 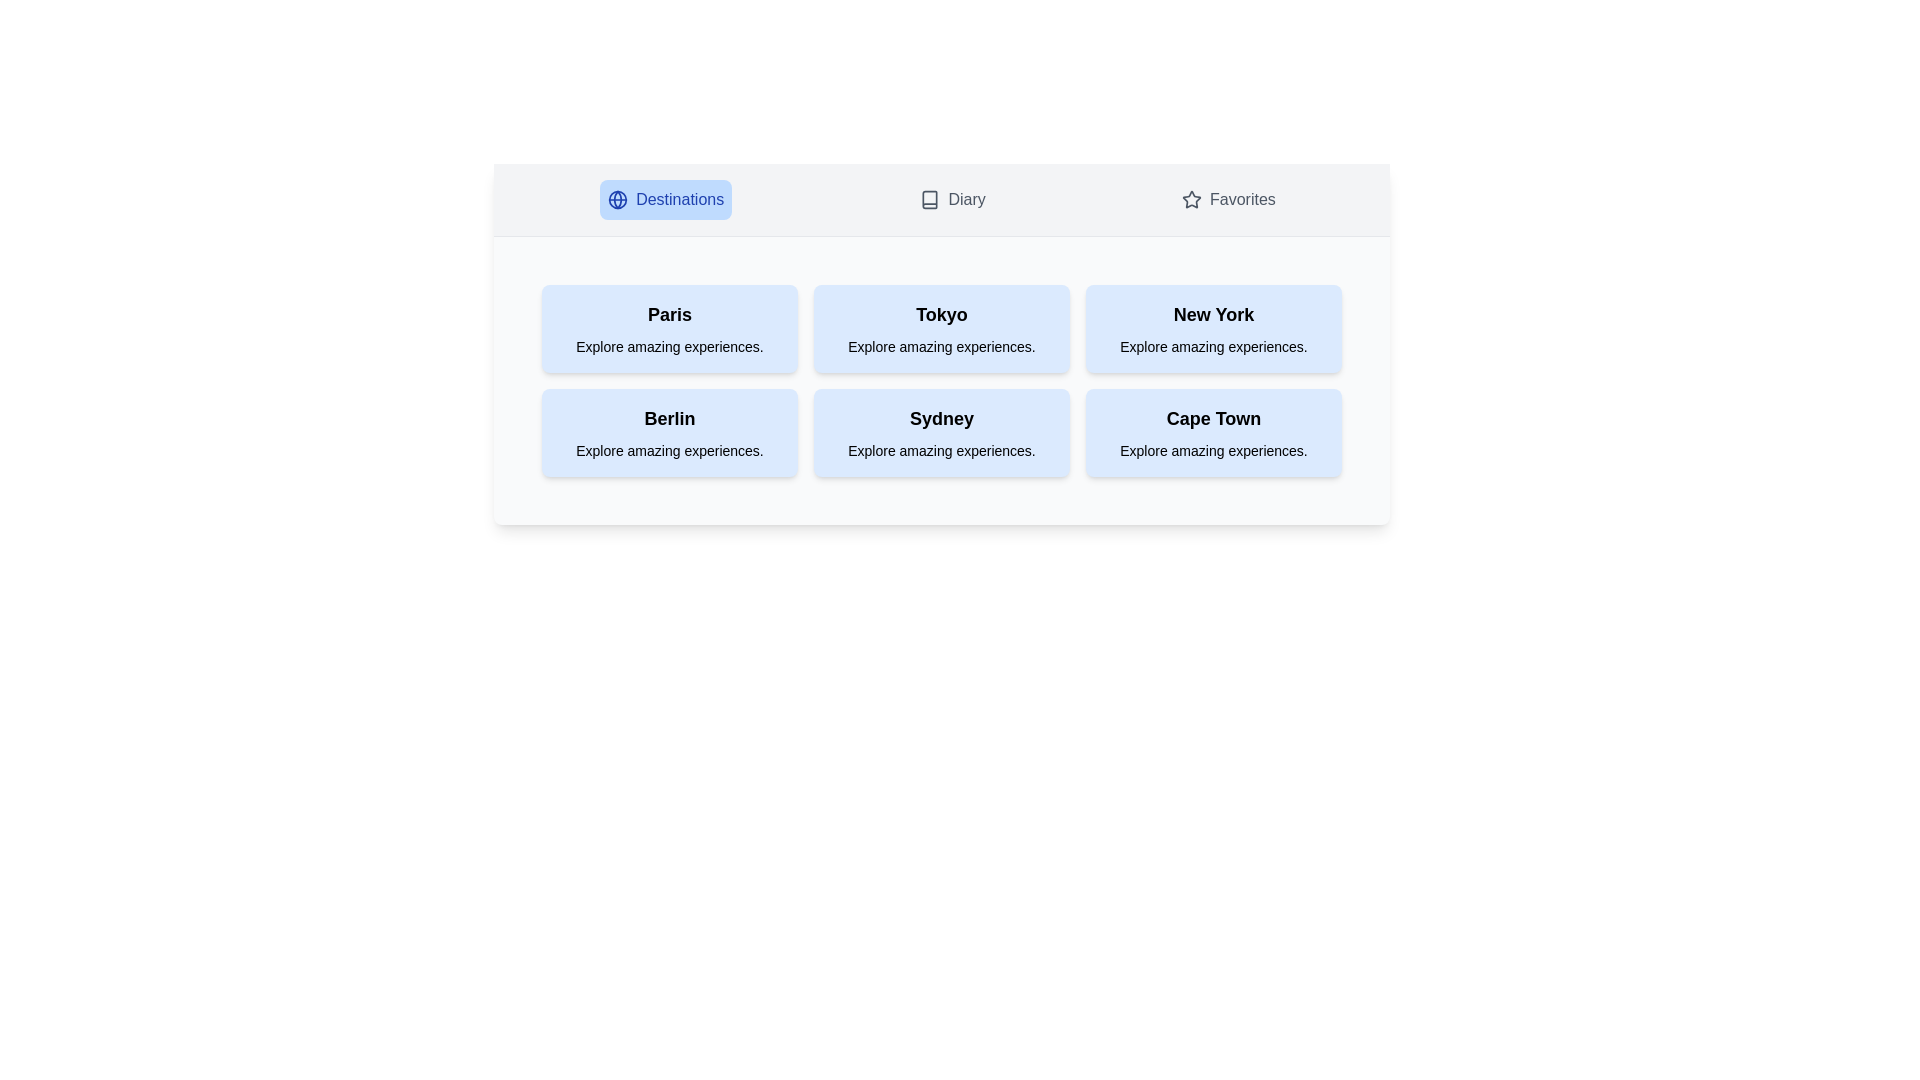 I want to click on the destination card labeled Paris, so click(x=670, y=327).